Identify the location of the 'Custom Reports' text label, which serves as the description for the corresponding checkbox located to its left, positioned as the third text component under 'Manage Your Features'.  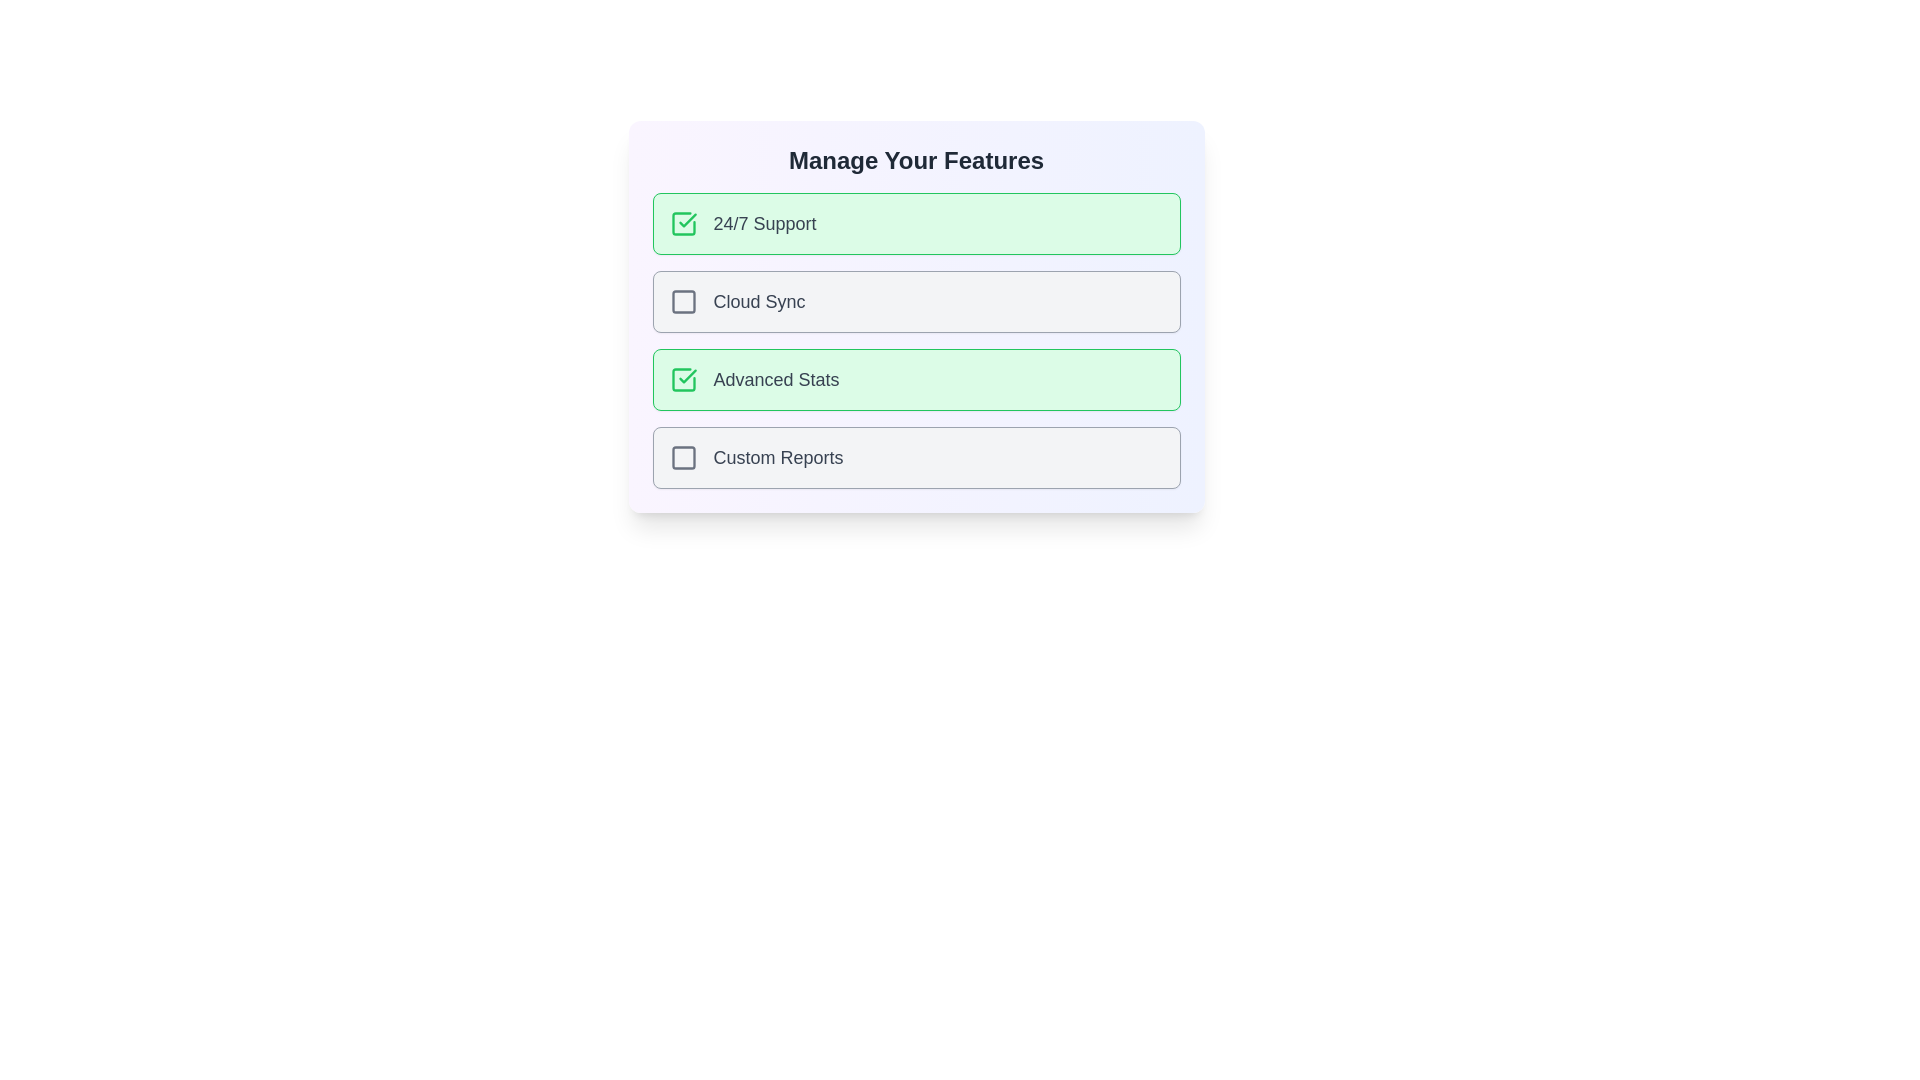
(777, 458).